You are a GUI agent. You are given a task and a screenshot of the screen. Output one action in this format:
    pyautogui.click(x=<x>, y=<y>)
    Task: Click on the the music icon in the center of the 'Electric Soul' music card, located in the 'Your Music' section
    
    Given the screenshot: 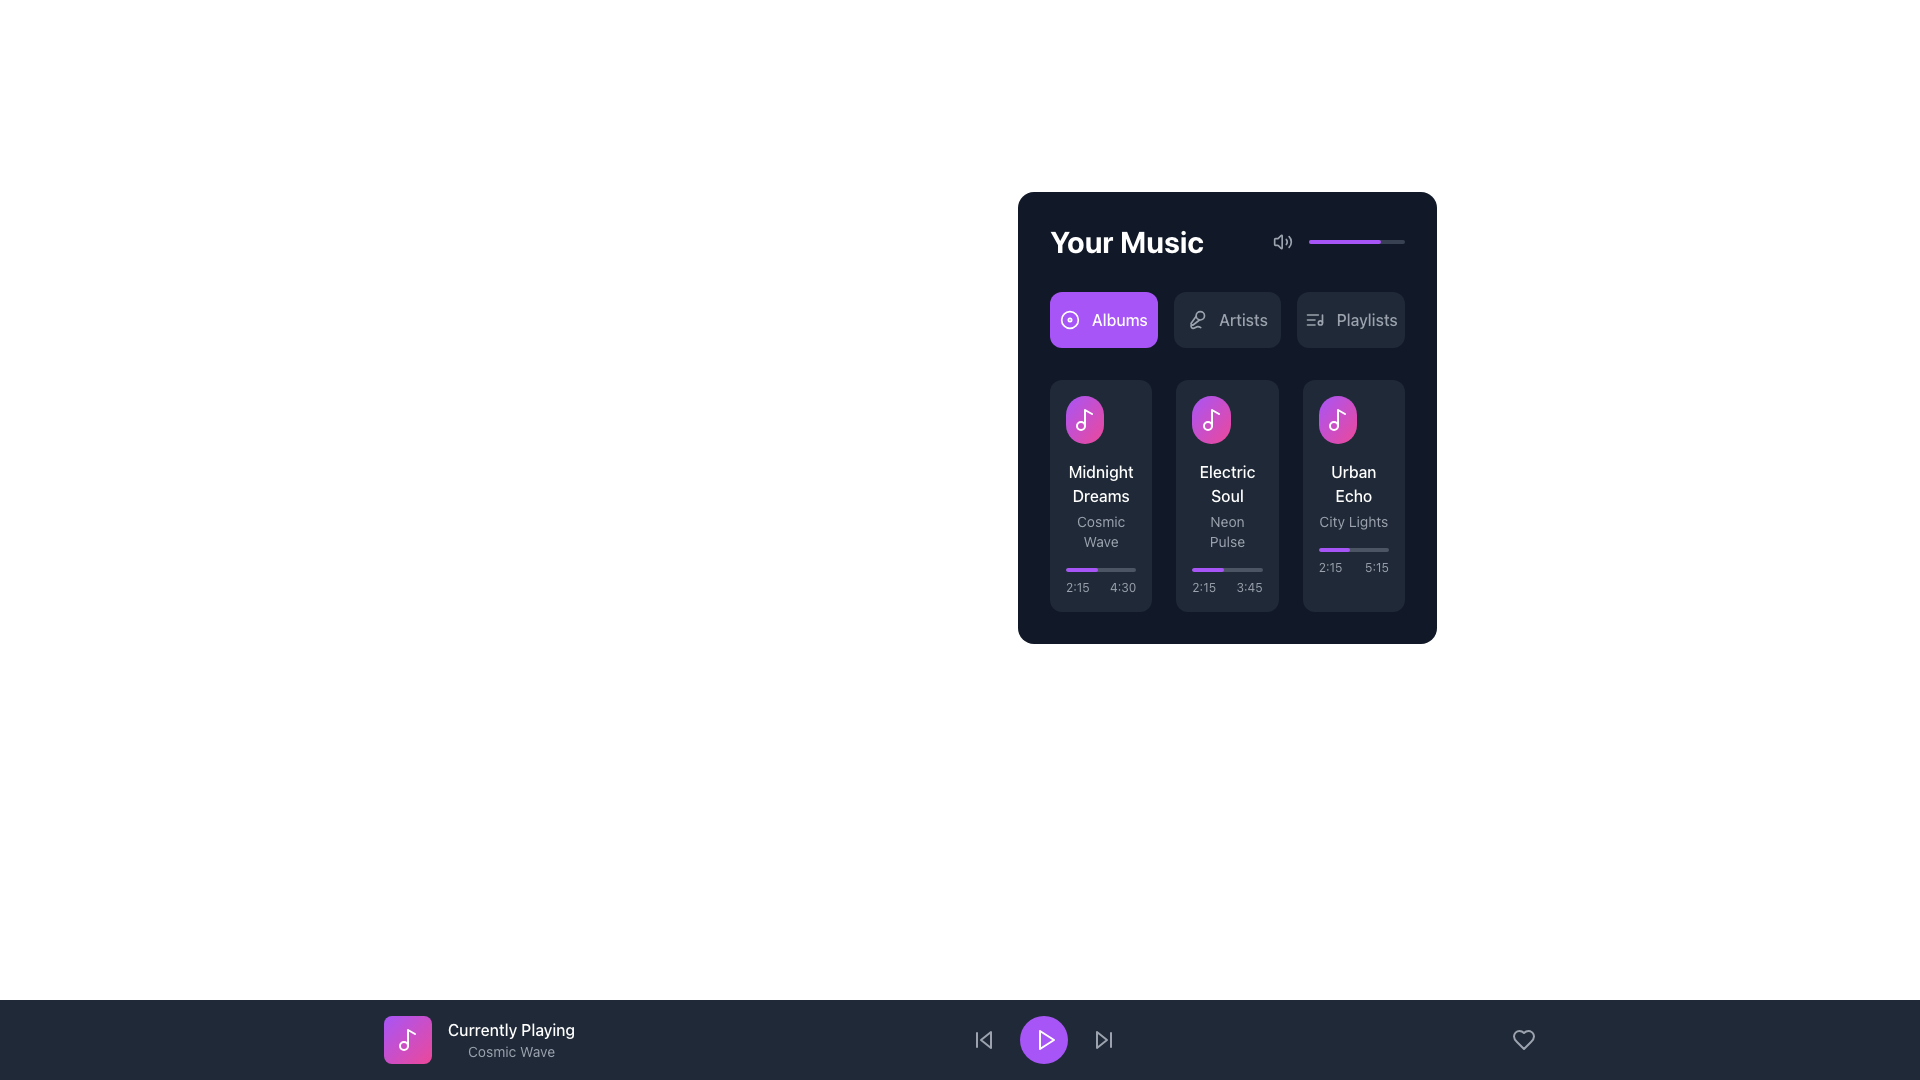 What is the action you would take?
    pyautogui.click(x=1210, y=419)
    